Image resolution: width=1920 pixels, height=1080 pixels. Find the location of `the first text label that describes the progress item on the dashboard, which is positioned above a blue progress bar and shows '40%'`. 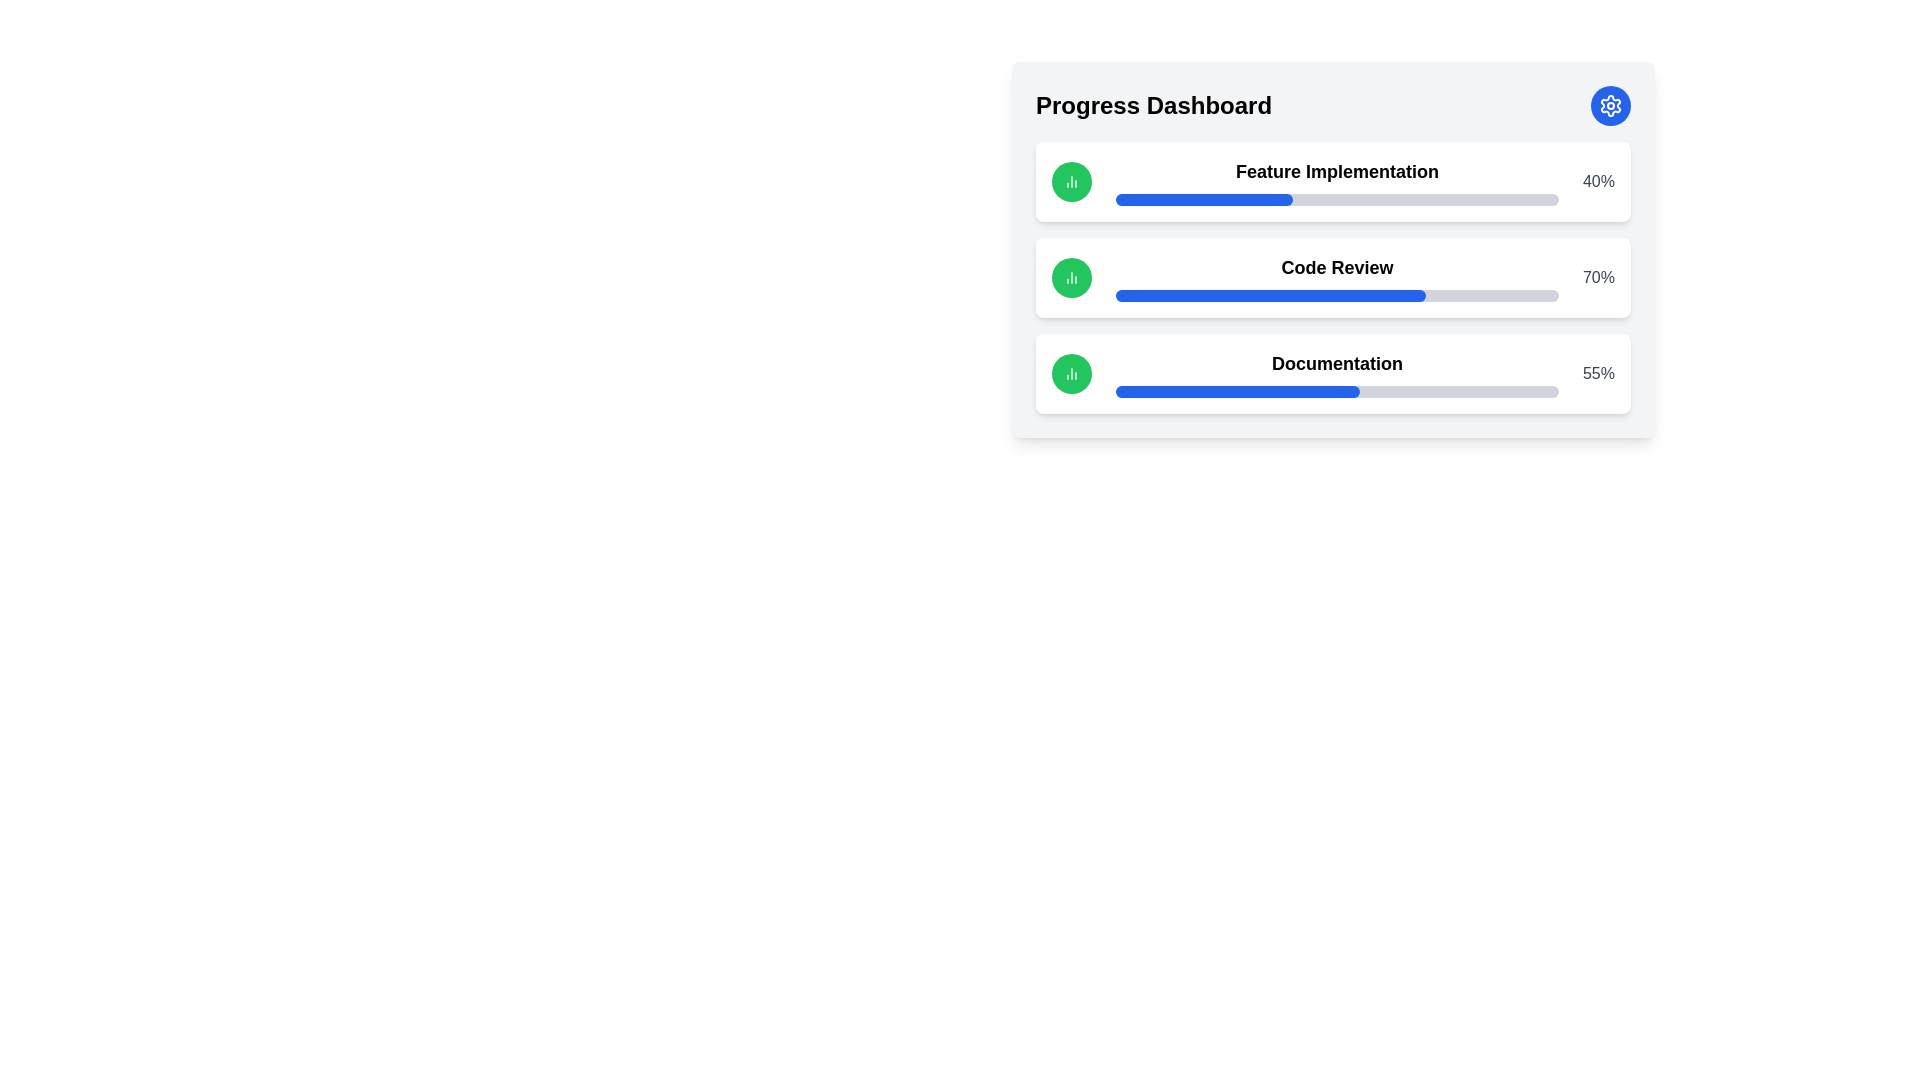

the first text label that describes the progress item on the dashboard, which is positioned above a blue progress bar and shows '40%' is located at coordinates (1337, 171).